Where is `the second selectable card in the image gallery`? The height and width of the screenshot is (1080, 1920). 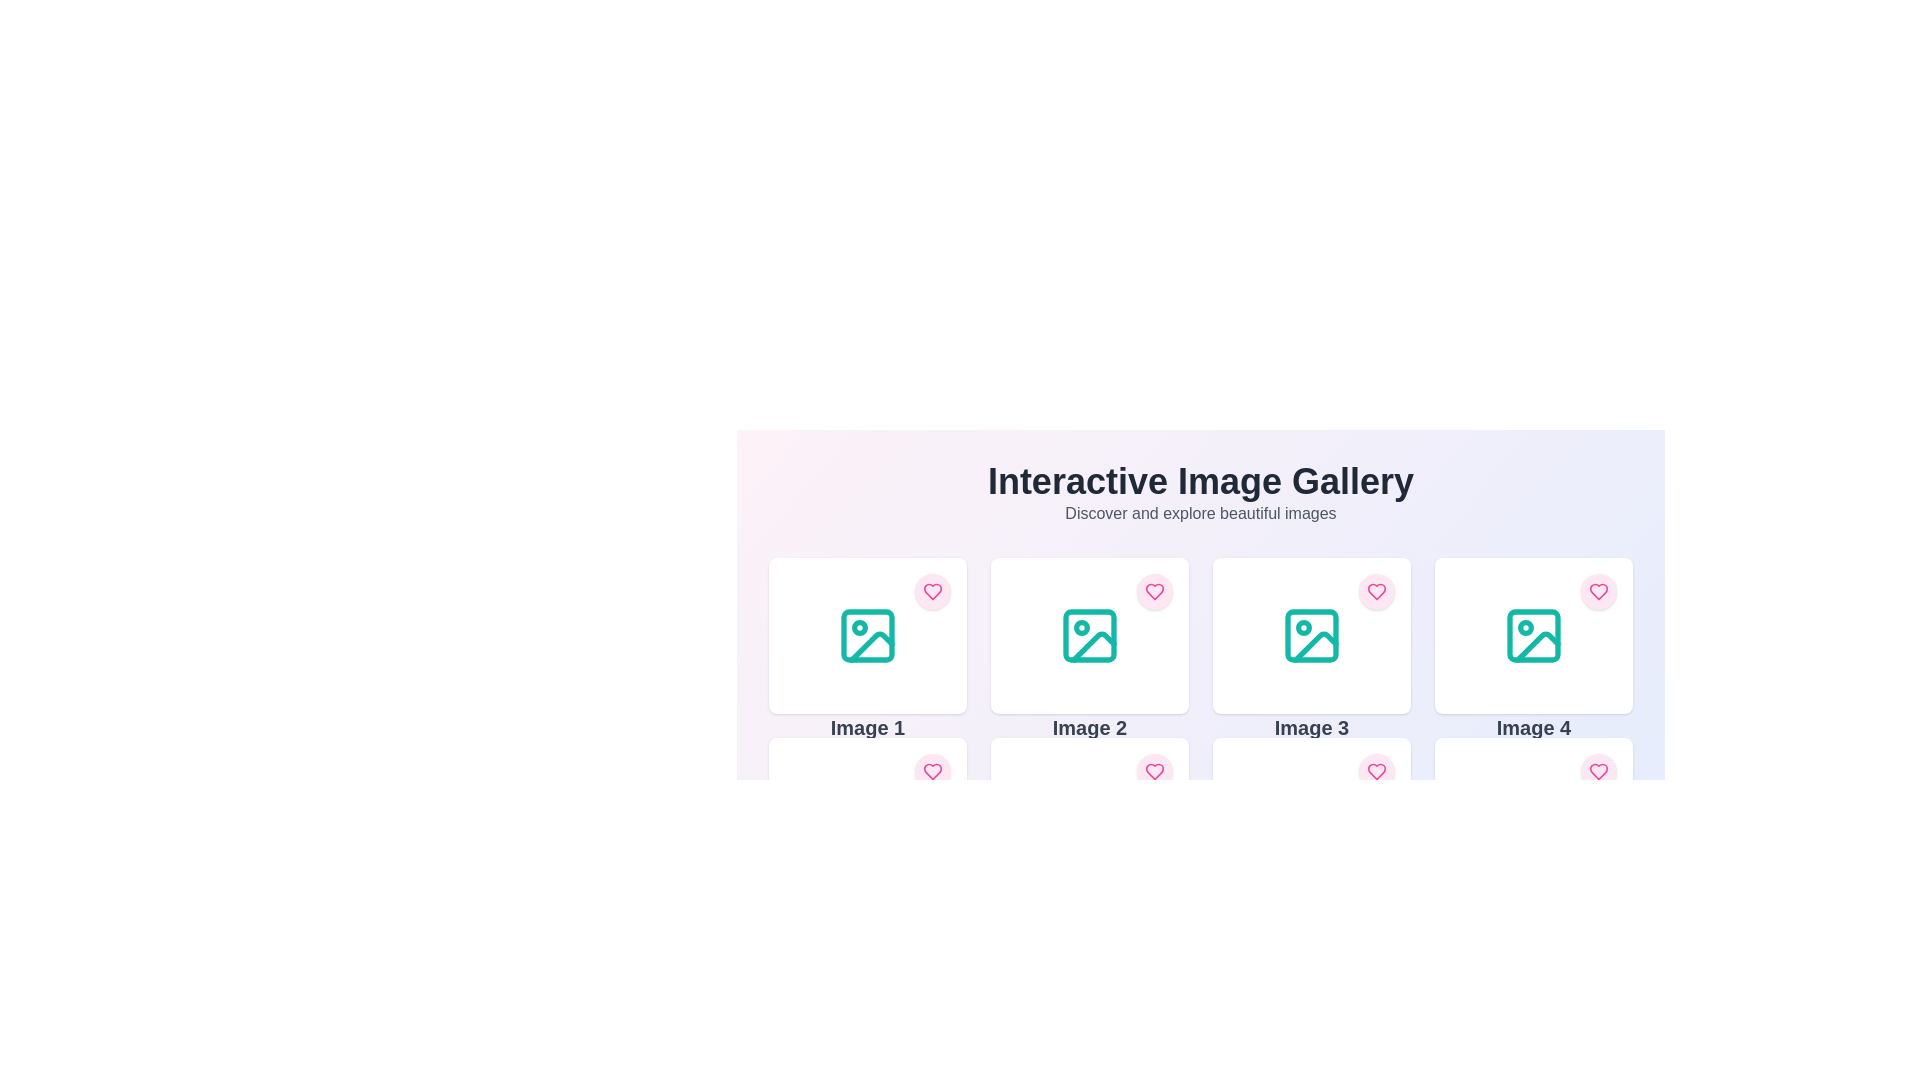 the second selectable card in the image gallery is located at coordinates (1088, 636).